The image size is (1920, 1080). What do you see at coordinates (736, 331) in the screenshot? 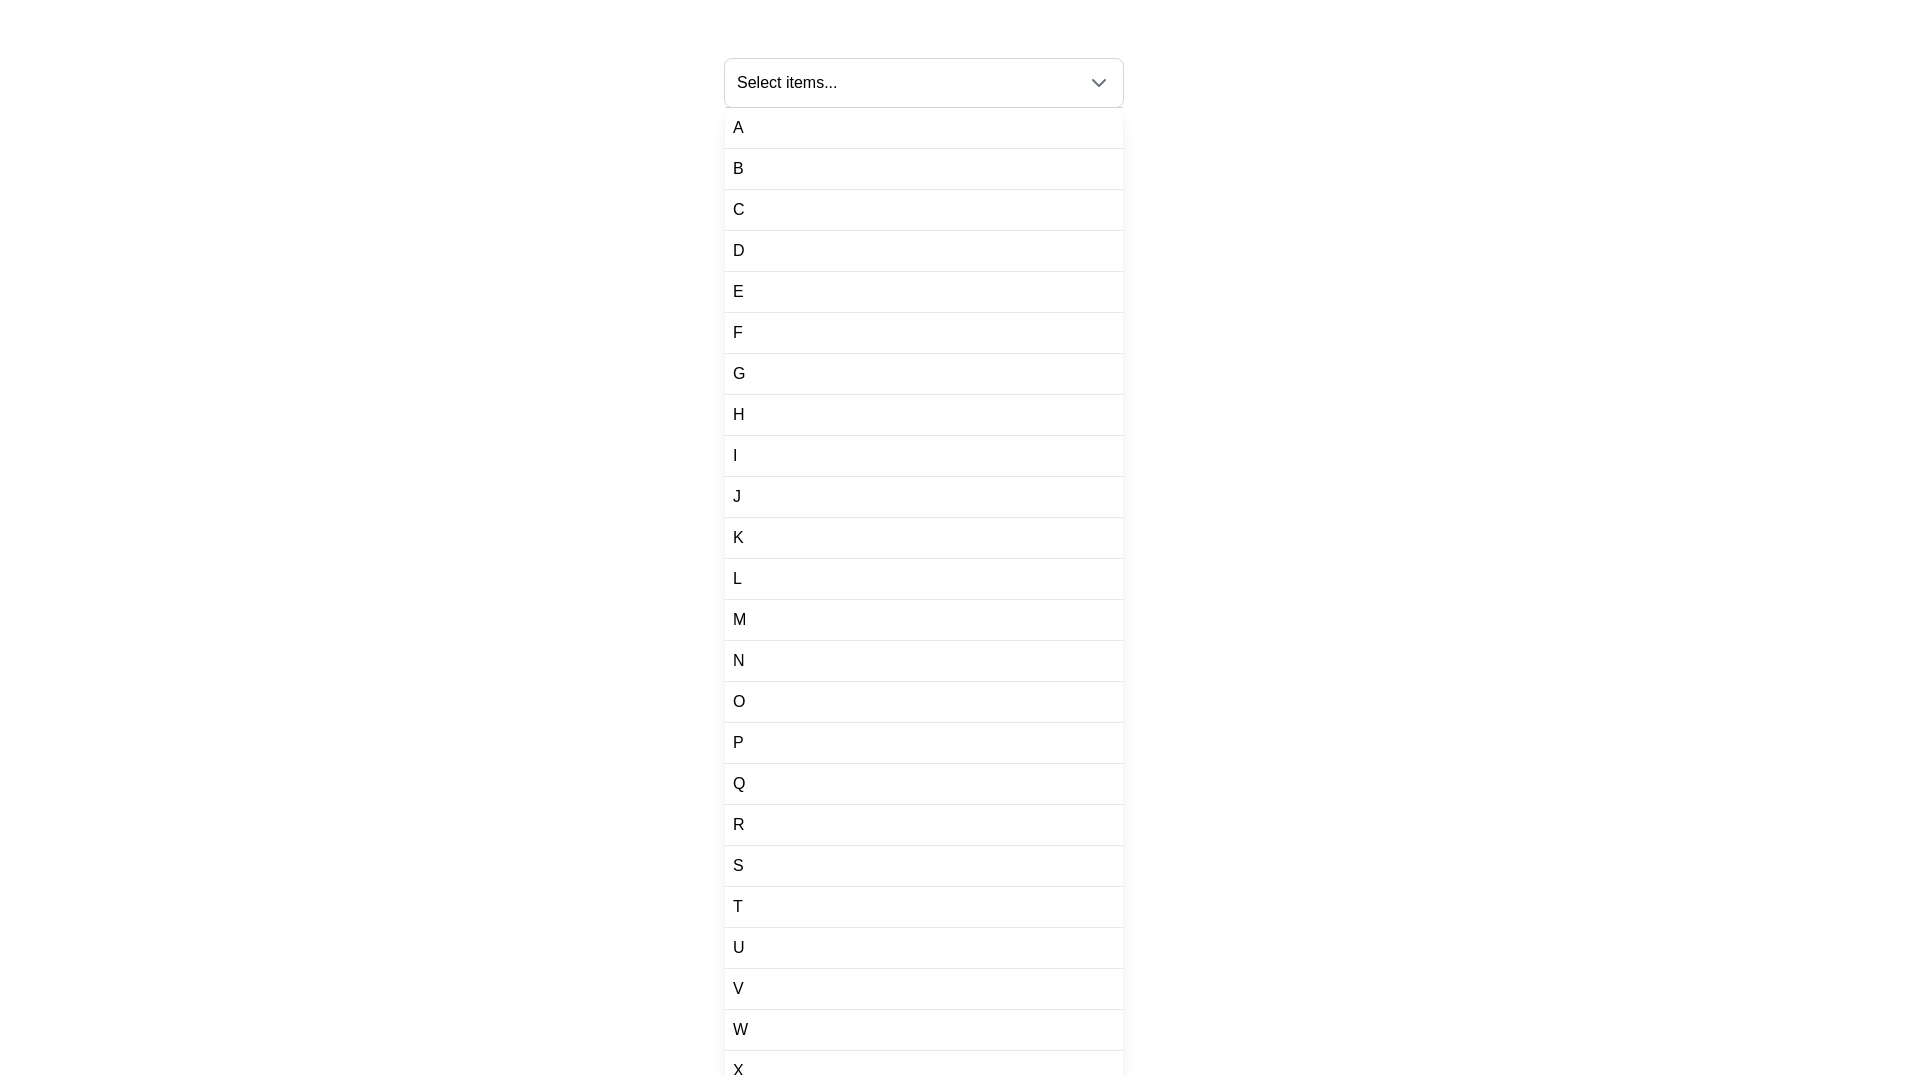
I see `the 'F' option in the dropdown list` at bounding box center [736, 331].